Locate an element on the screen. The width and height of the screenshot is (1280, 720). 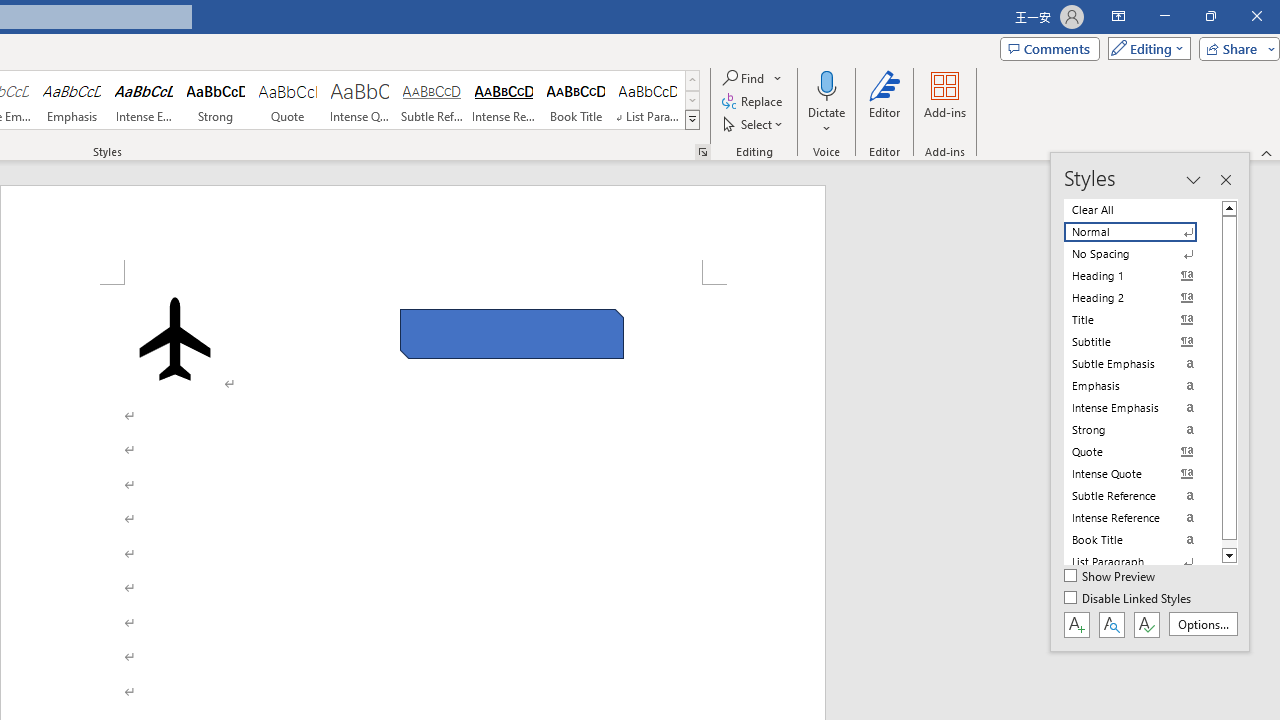
'Close pane' is located at coordinates (1224, 180).